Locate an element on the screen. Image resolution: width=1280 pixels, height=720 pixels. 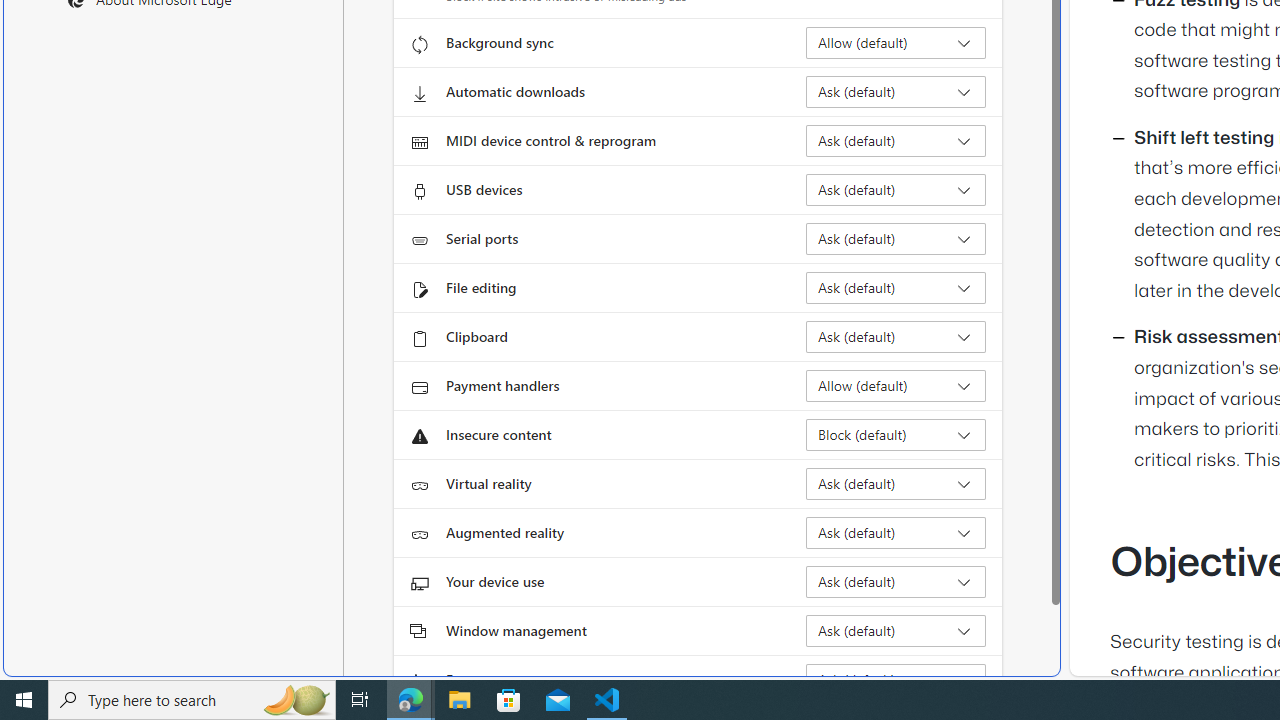
'Background sync Allow (default)' is located at coordinates (895, 43).